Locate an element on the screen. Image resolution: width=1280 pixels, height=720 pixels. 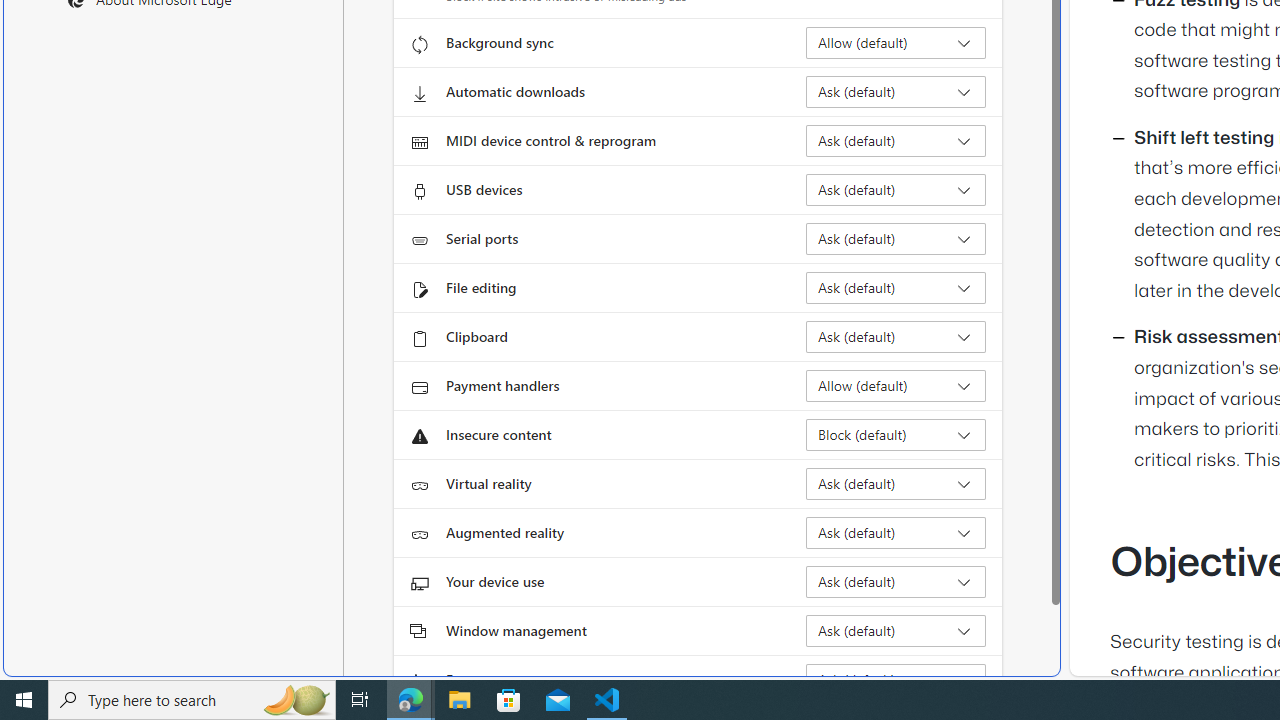
'Background sync Allow (default)' is located at coordinates (895, 43).